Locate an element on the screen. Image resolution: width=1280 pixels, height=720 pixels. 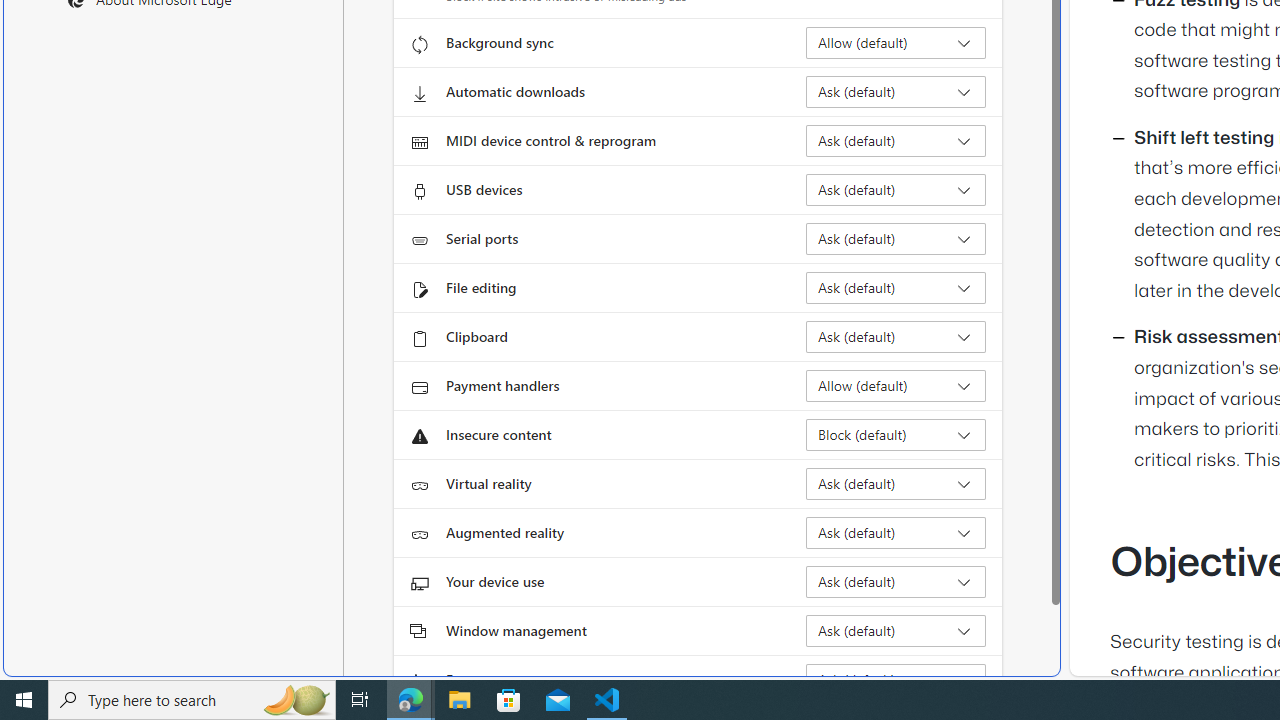
'Background sync Allow (default)' is located at coordinates (895, 43).